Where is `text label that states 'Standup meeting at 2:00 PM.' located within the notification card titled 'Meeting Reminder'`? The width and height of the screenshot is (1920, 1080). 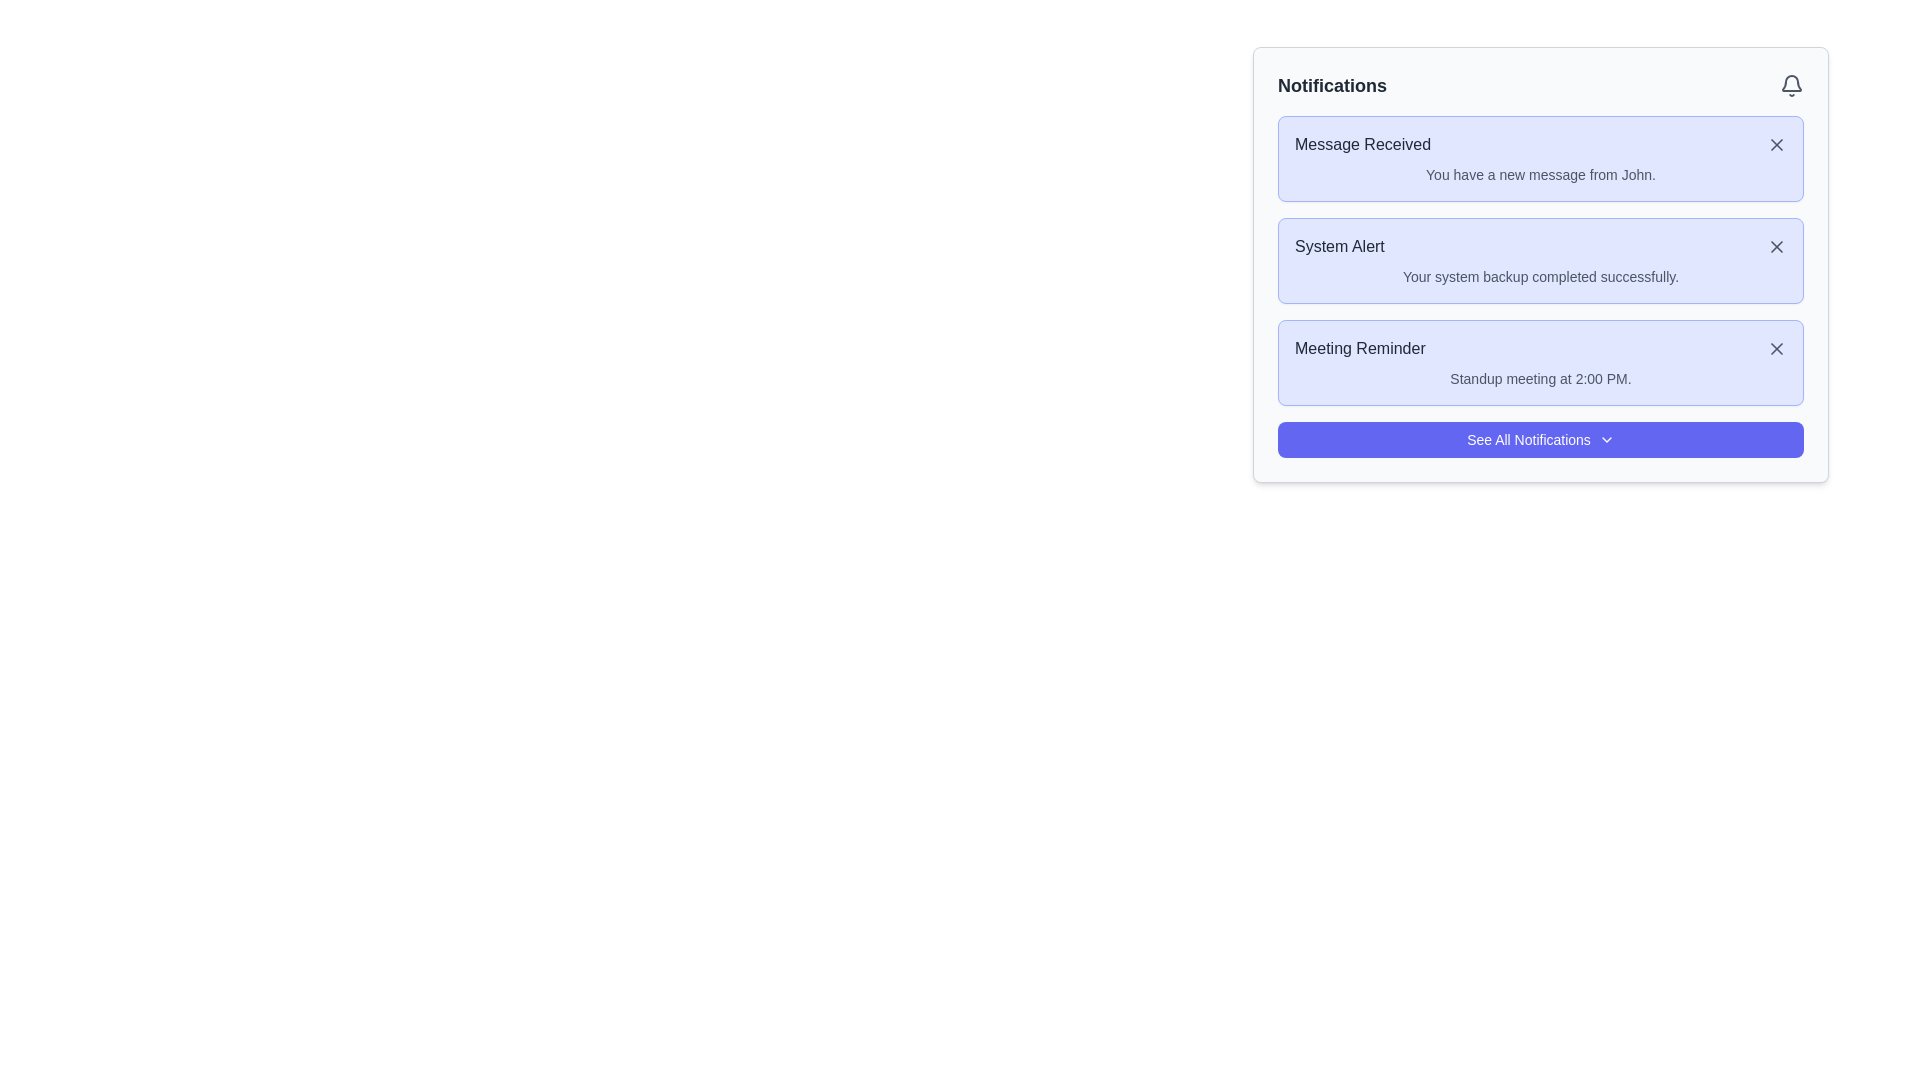
text label that states 'Standup meeting at 2:00 PM.' located within the notification card titled 'Meeting Reminder' is located at coordinates (1539, 378).